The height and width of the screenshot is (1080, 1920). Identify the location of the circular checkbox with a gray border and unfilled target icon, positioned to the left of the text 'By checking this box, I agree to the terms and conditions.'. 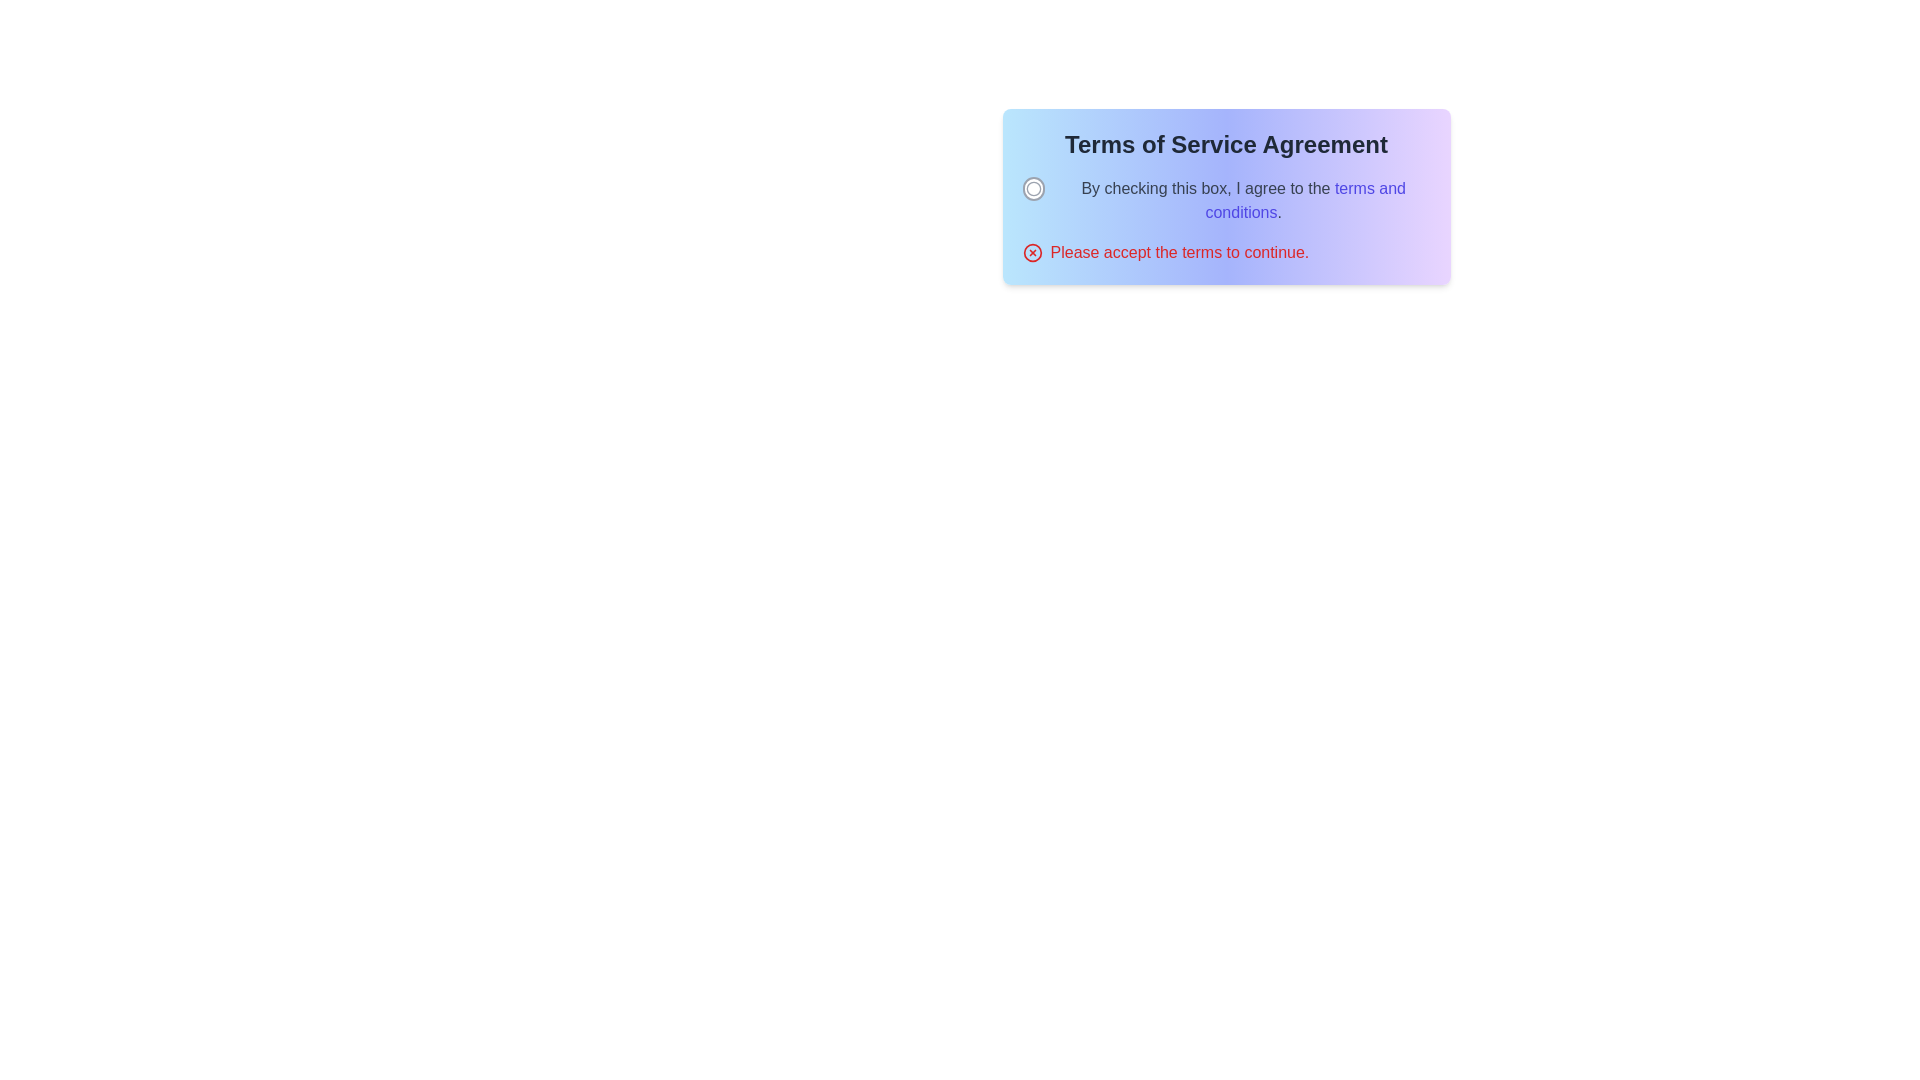
(1033, 189).